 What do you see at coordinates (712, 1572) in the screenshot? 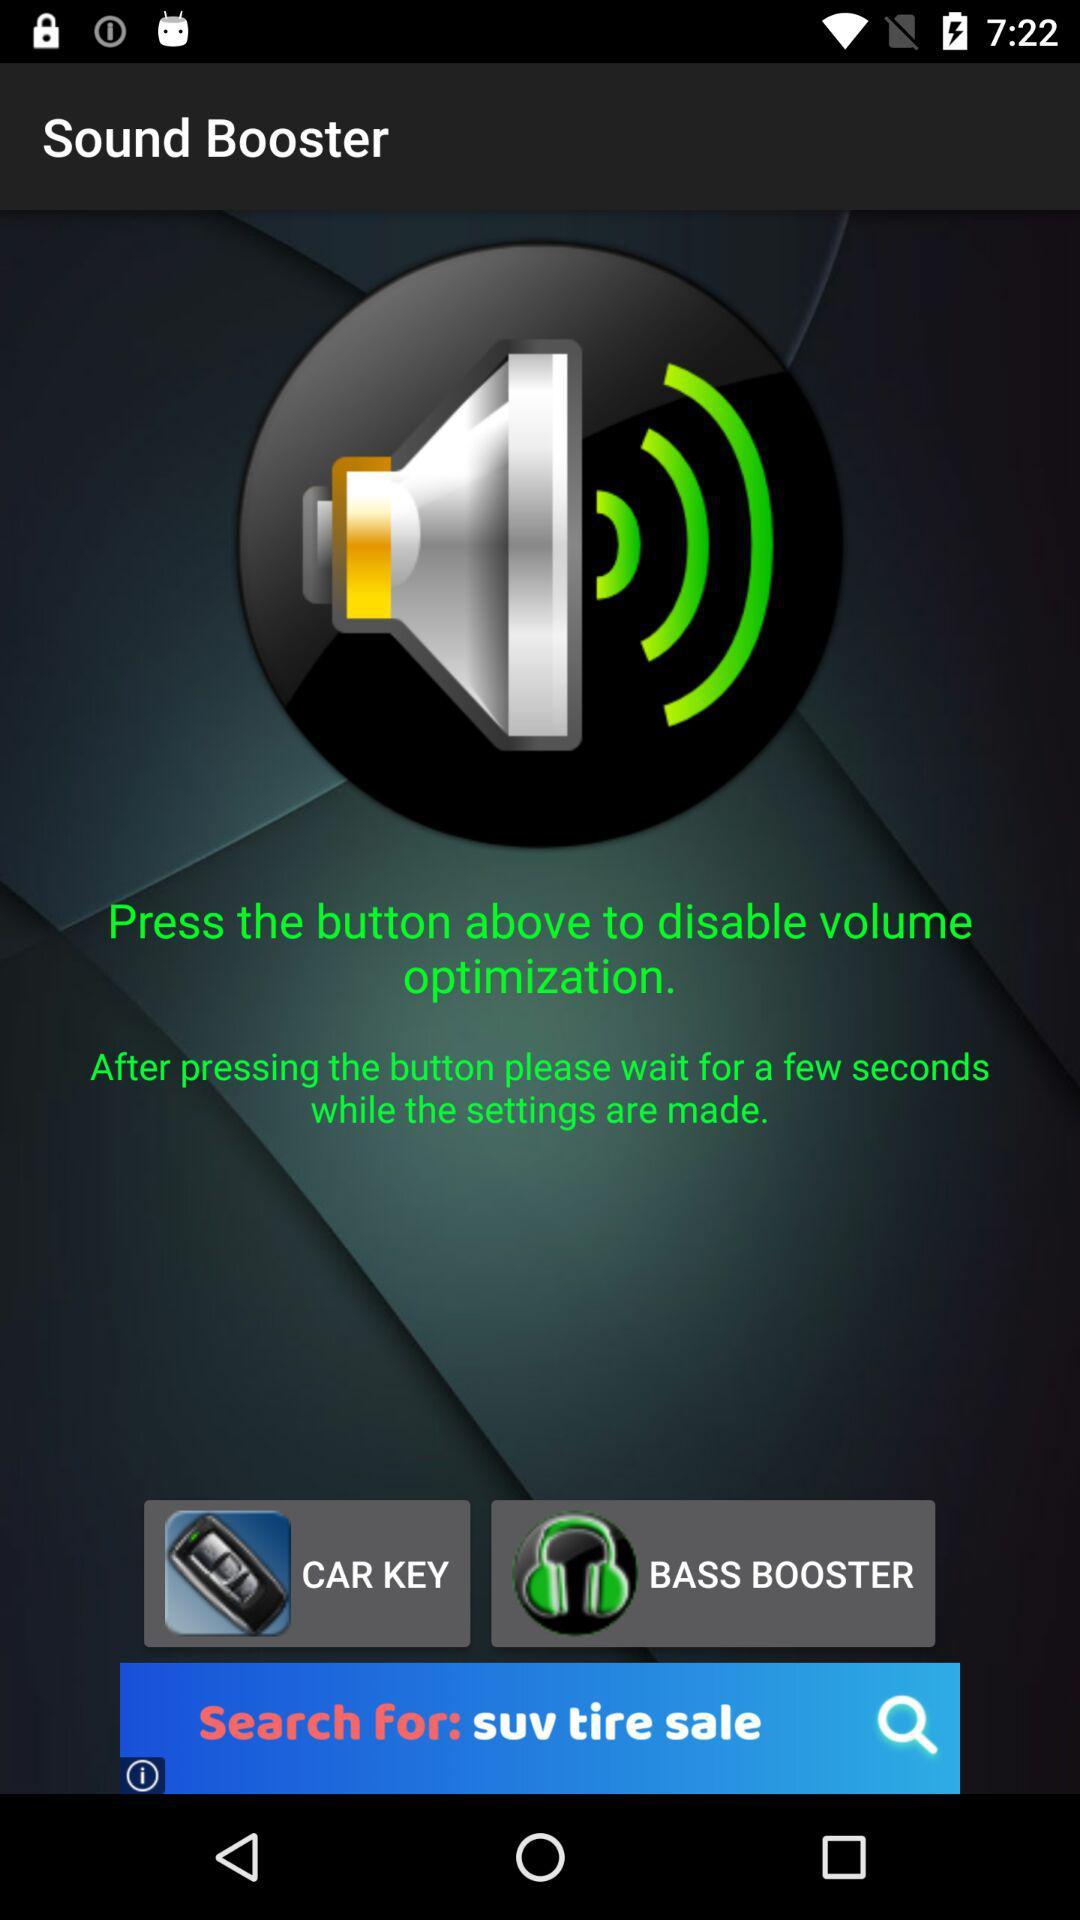
I see `button to the right of car key icon` at bounding box center [712, 1572].